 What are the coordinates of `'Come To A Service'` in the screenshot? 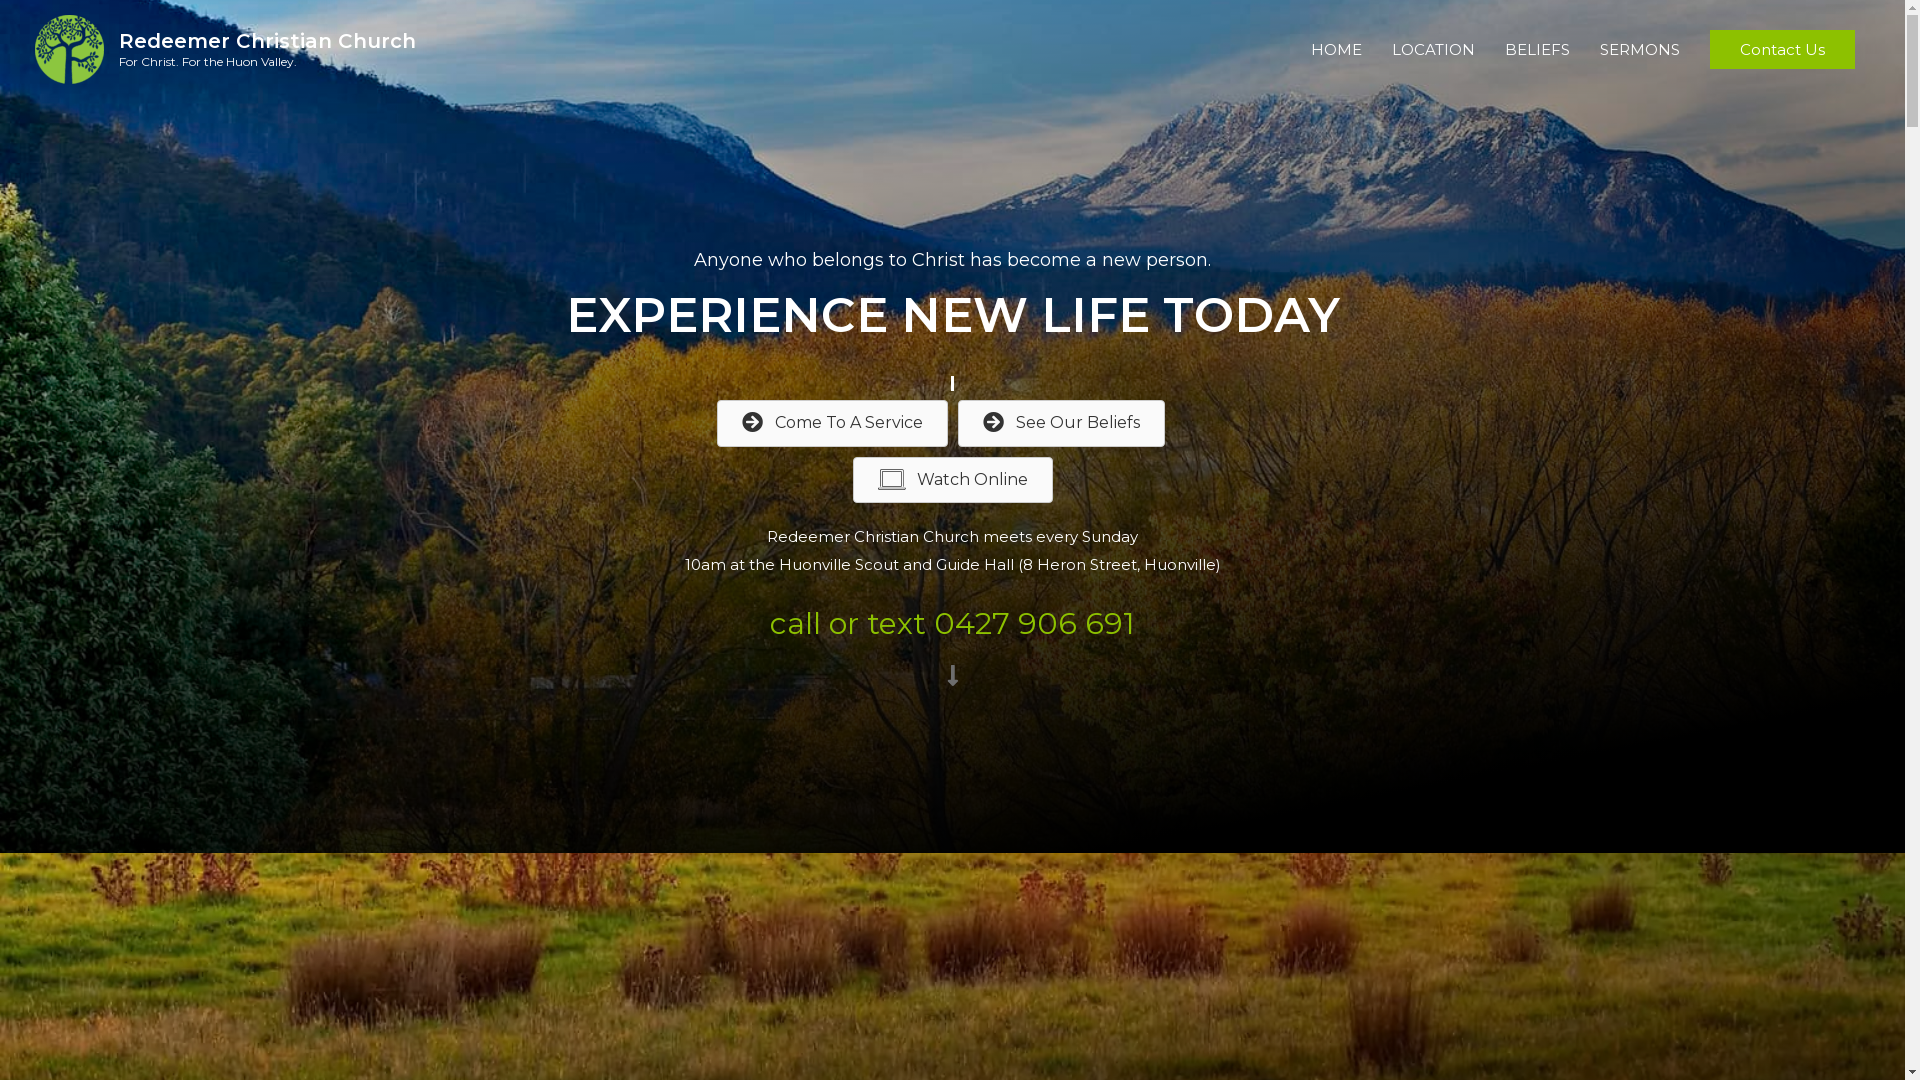 It's located at (831, 422).